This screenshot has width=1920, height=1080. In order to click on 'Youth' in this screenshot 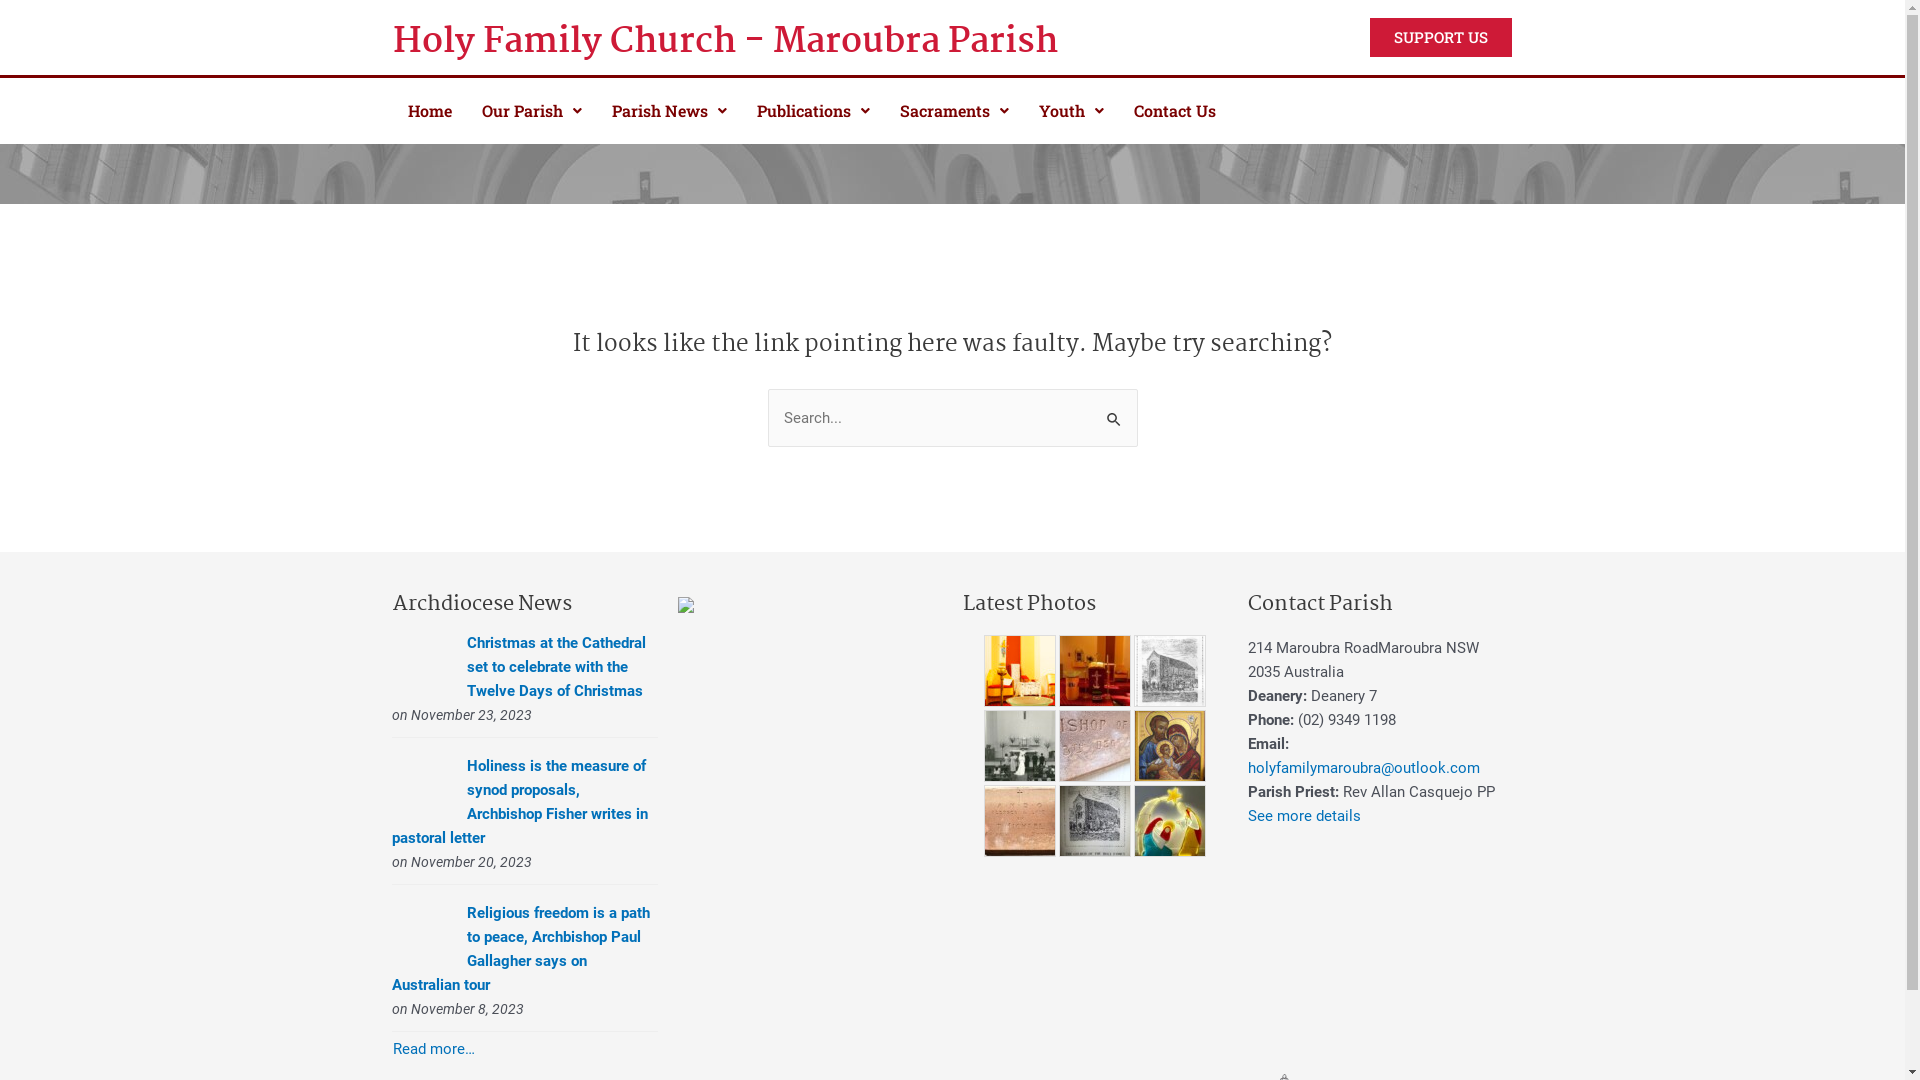, I will do `click(1070, 111)`.